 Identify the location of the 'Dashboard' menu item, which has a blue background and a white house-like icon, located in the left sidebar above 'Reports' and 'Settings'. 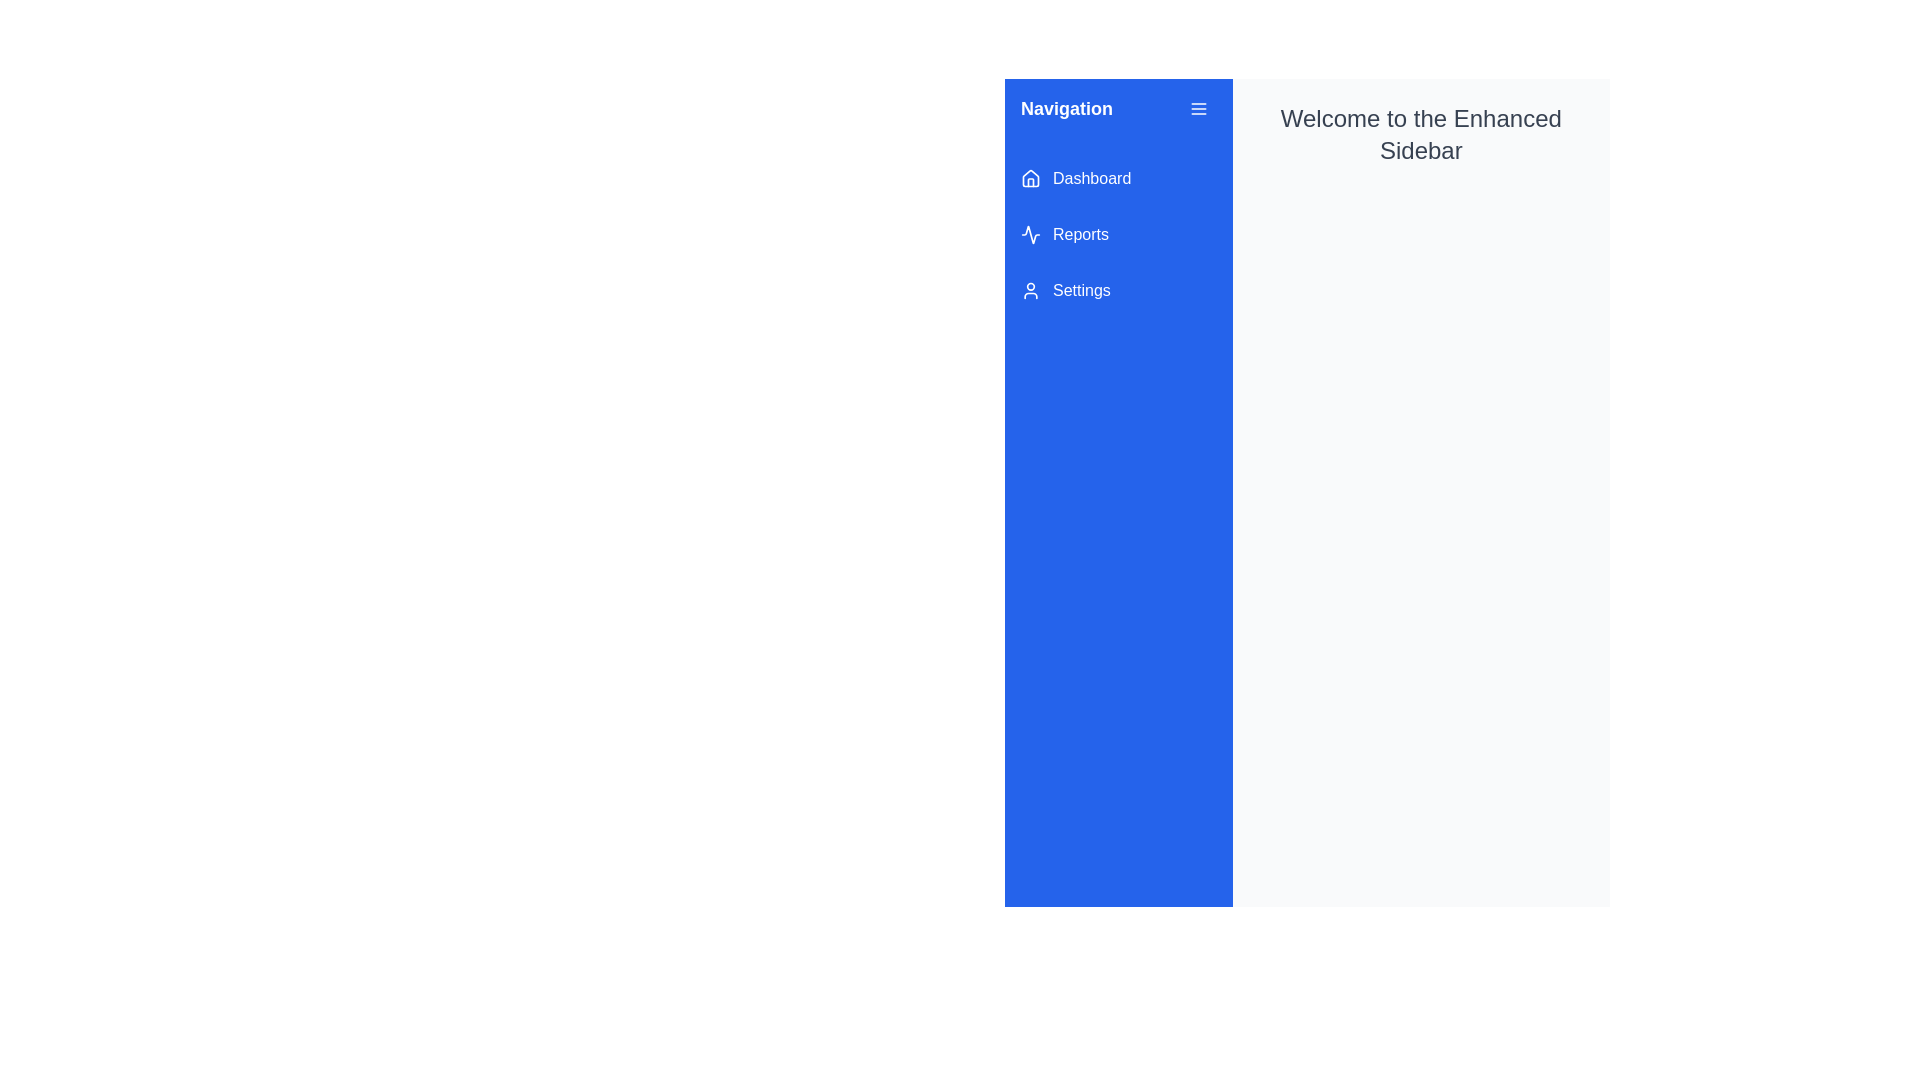
(1117, 177).